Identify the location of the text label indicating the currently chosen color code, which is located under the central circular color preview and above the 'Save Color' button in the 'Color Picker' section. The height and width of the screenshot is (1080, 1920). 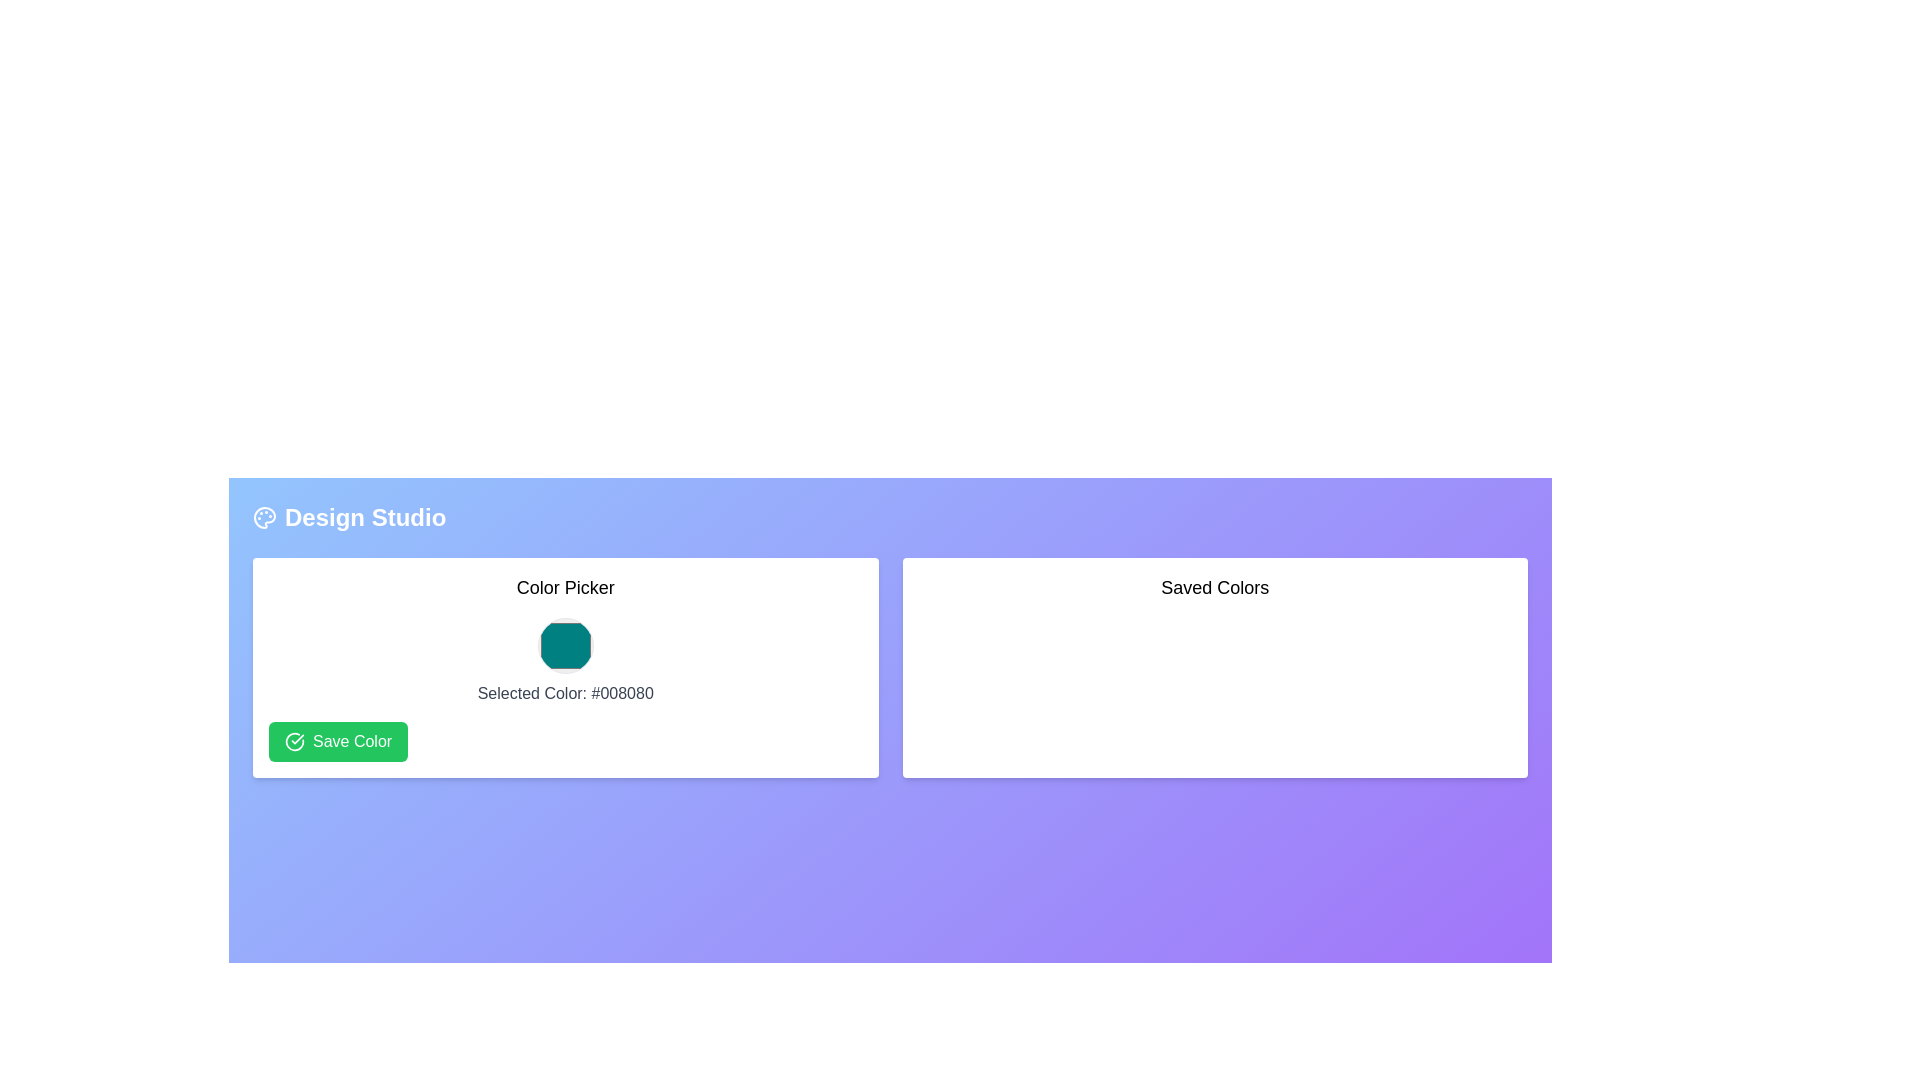
(564, 693).